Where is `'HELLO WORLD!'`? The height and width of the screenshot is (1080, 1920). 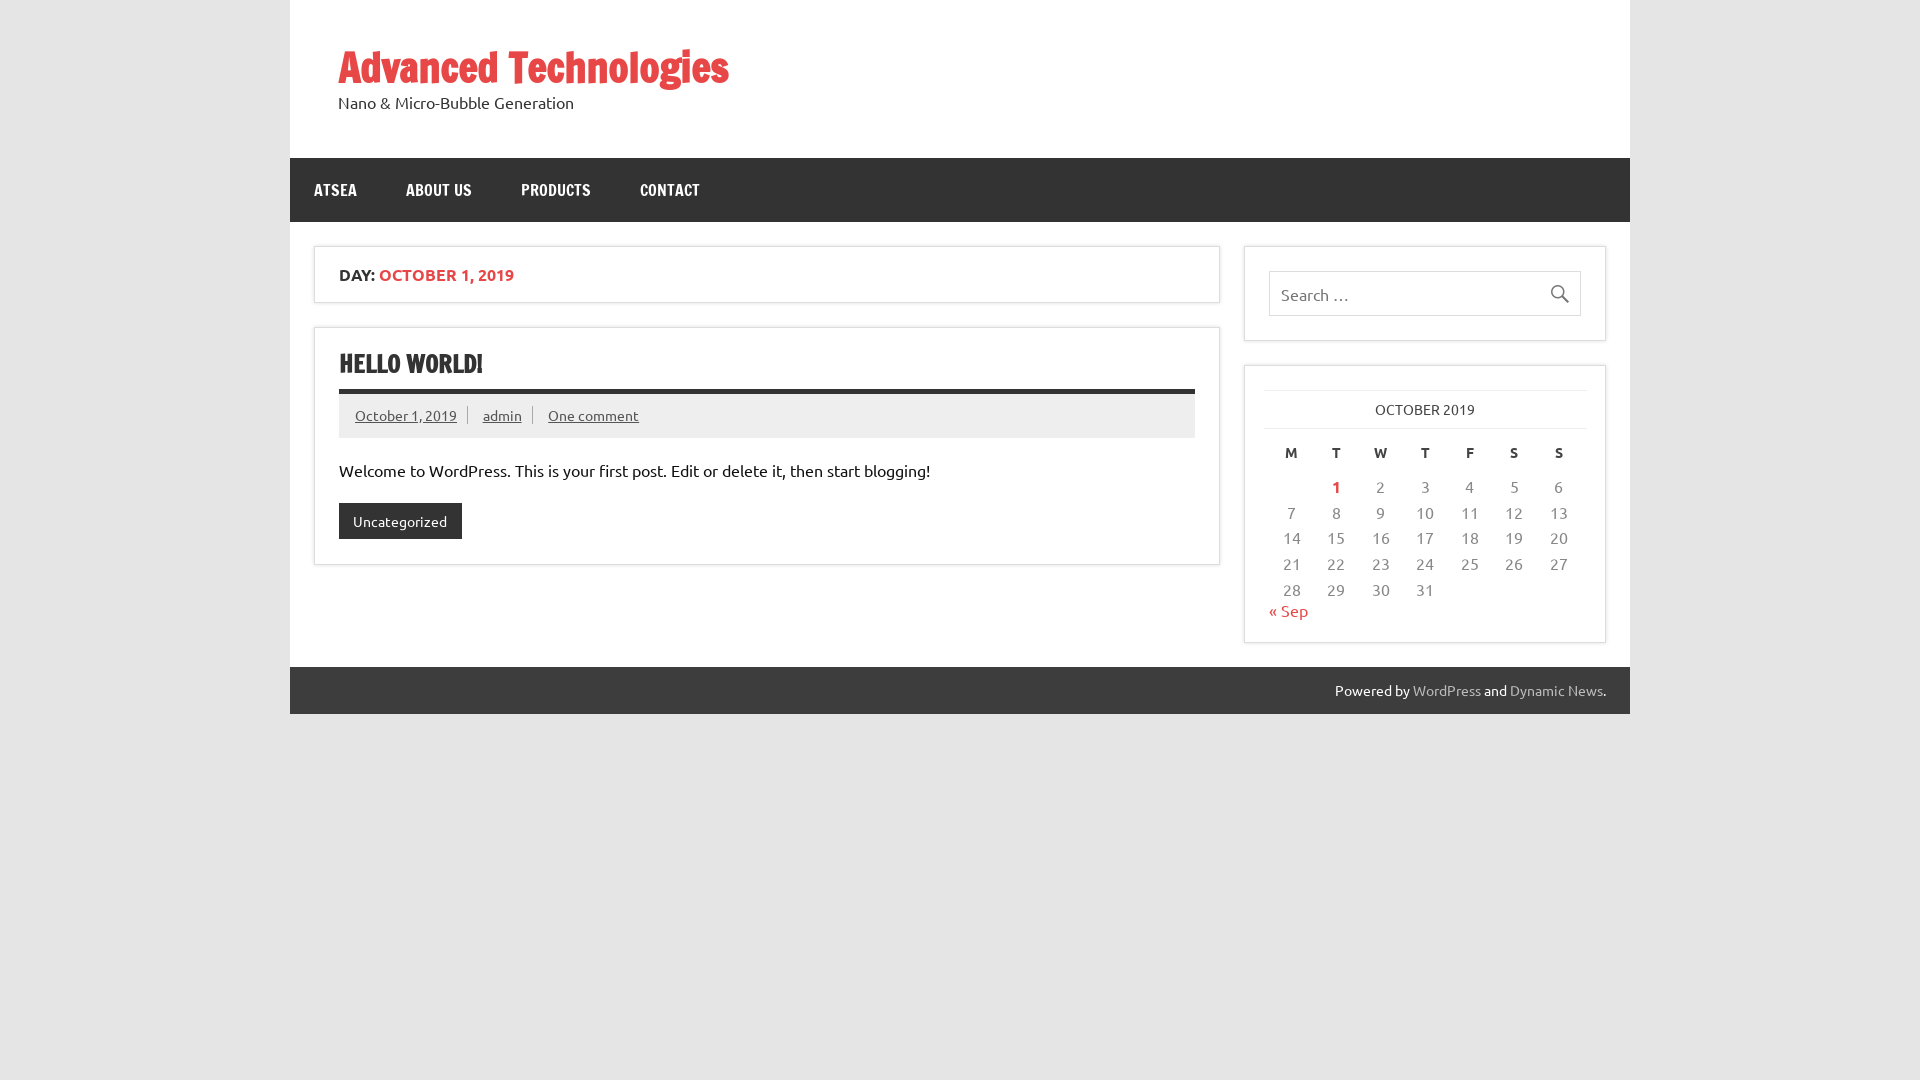
'HELLO WORLD!' is located at coordinates (409, 363).